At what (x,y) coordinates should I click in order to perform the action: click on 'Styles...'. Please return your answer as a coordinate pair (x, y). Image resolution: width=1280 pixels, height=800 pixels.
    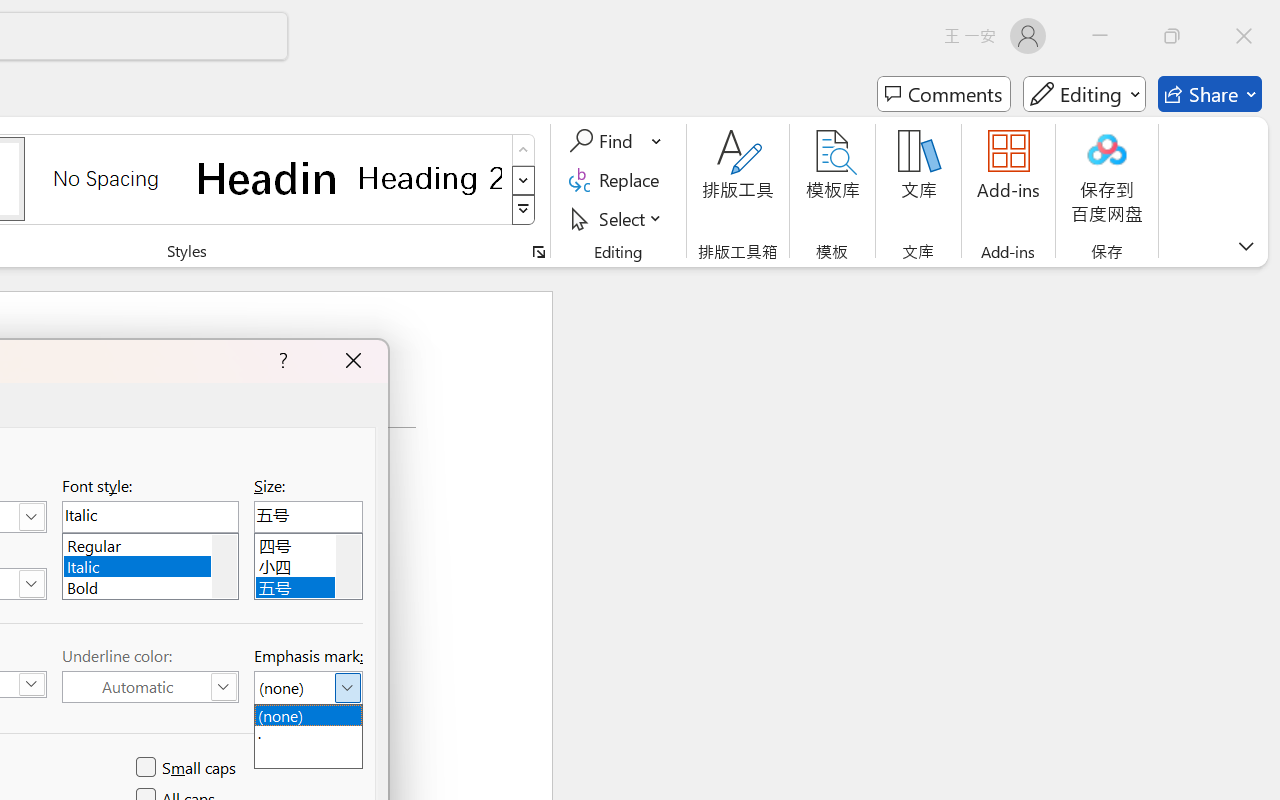
    Looking at the image, I should click on (538, 251).